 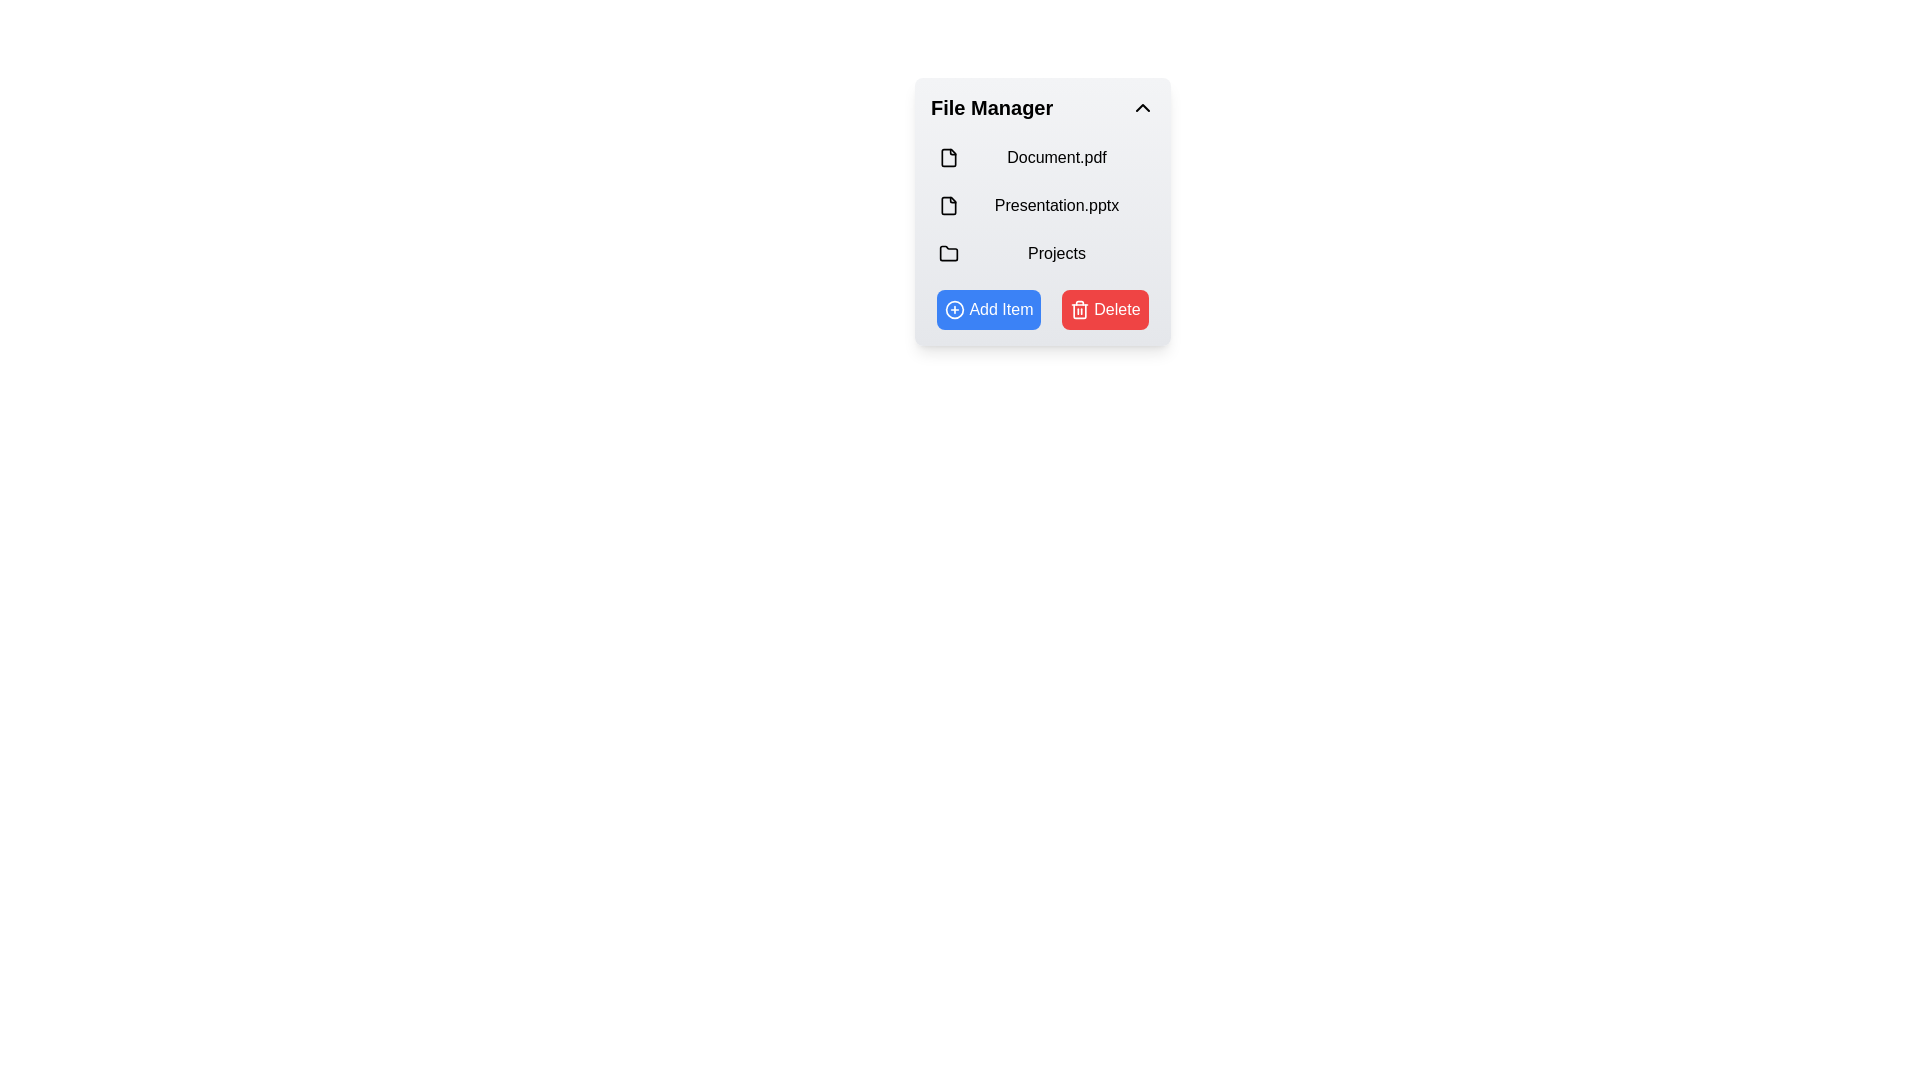 What do you see at coordinates (948, 253) in the screenshot?
I see `the folder icon located next to the label 'Projects' in the file management interface` at bounding box center [948, 253].